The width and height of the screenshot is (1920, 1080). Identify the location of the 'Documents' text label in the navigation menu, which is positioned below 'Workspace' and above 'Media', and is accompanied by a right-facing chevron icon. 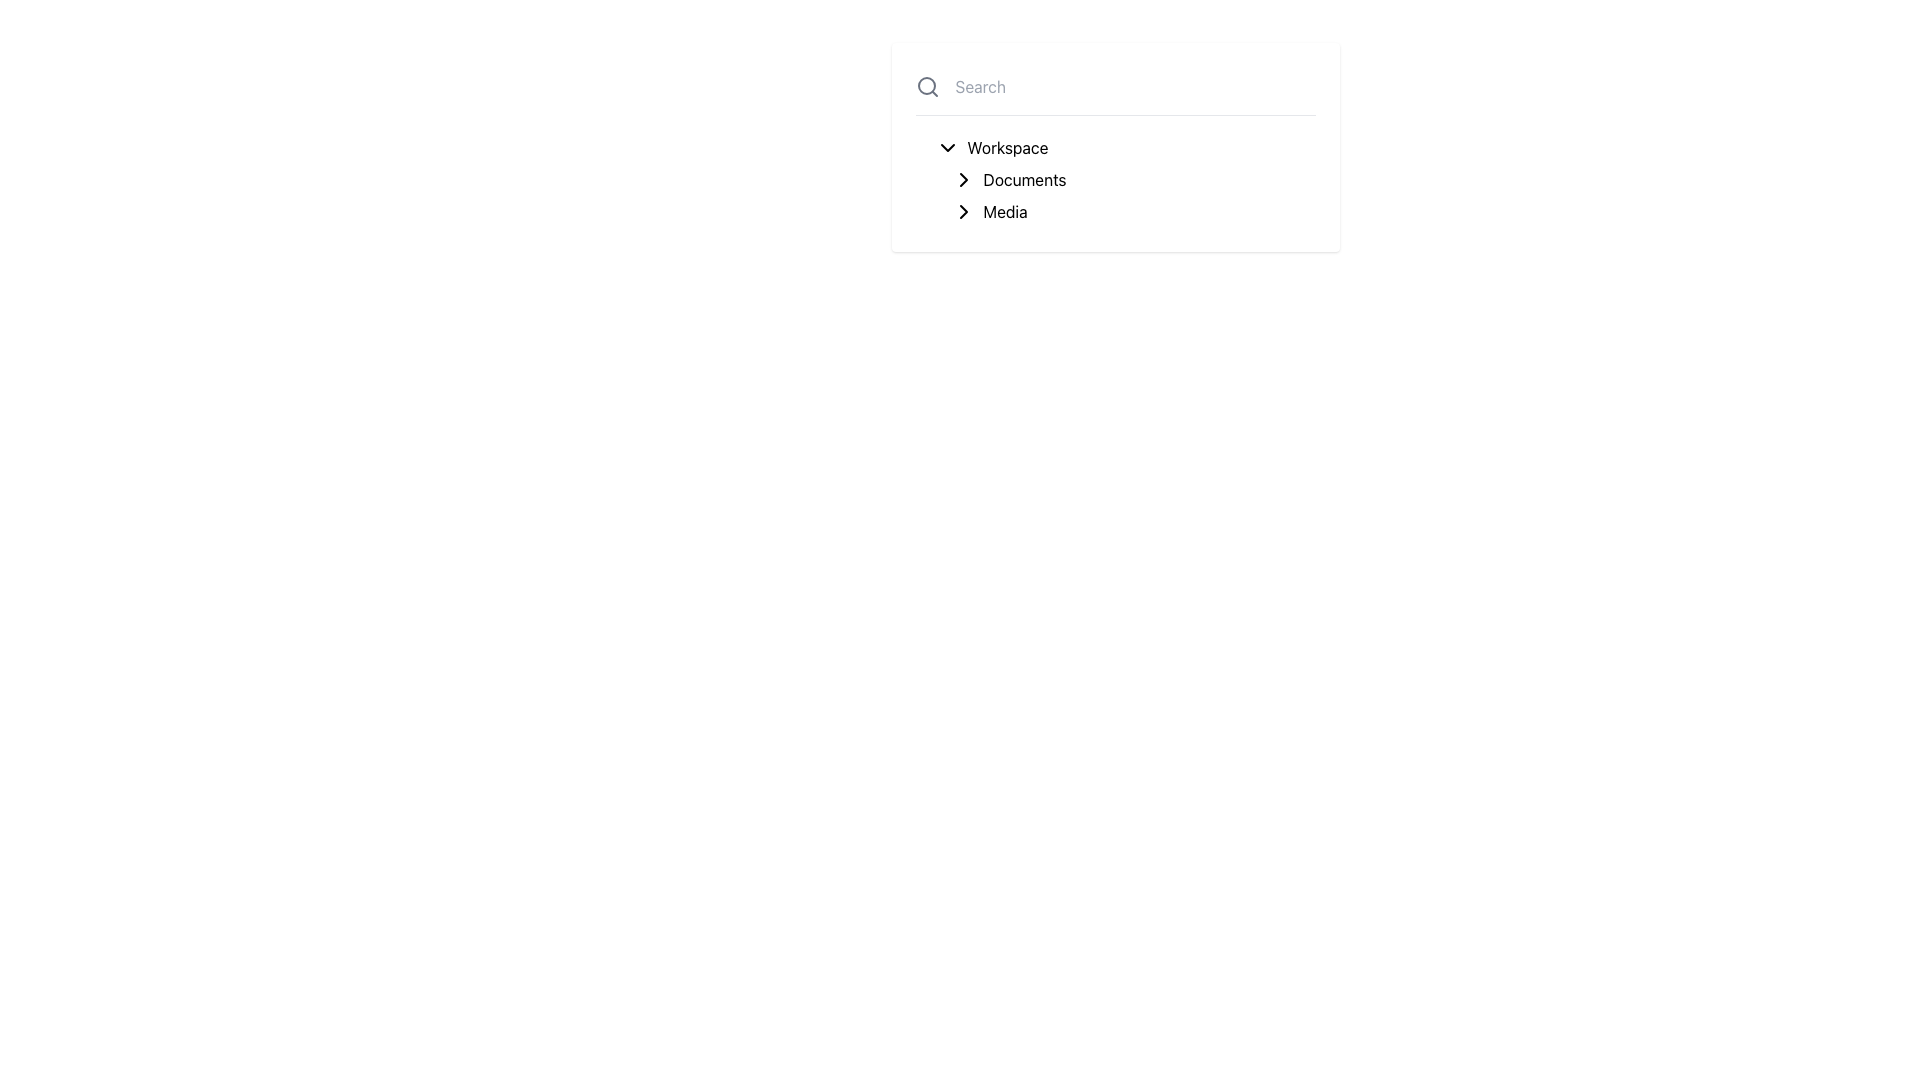
(1024, 180).